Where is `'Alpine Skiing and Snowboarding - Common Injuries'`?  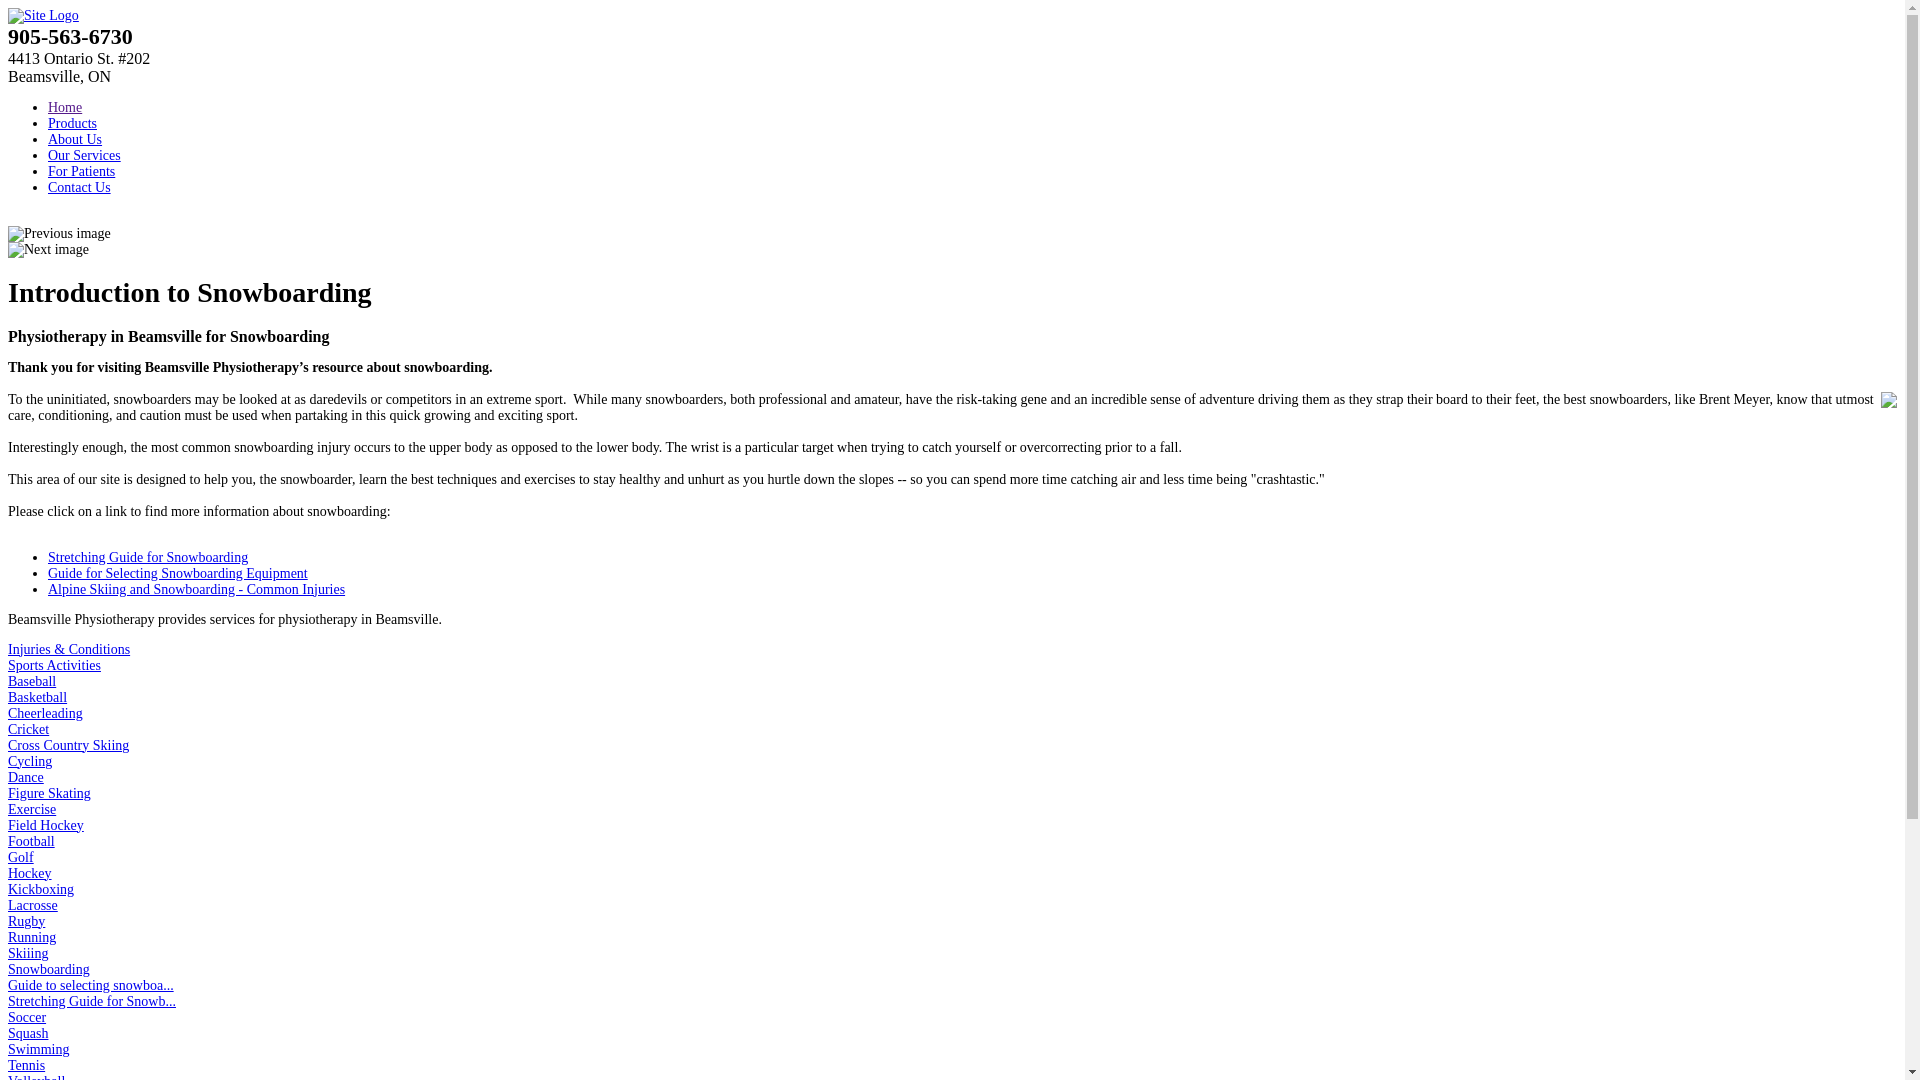
'Alpine Skiing and Snowboarding - Common Injuries' is located at coordinates (196, 588).